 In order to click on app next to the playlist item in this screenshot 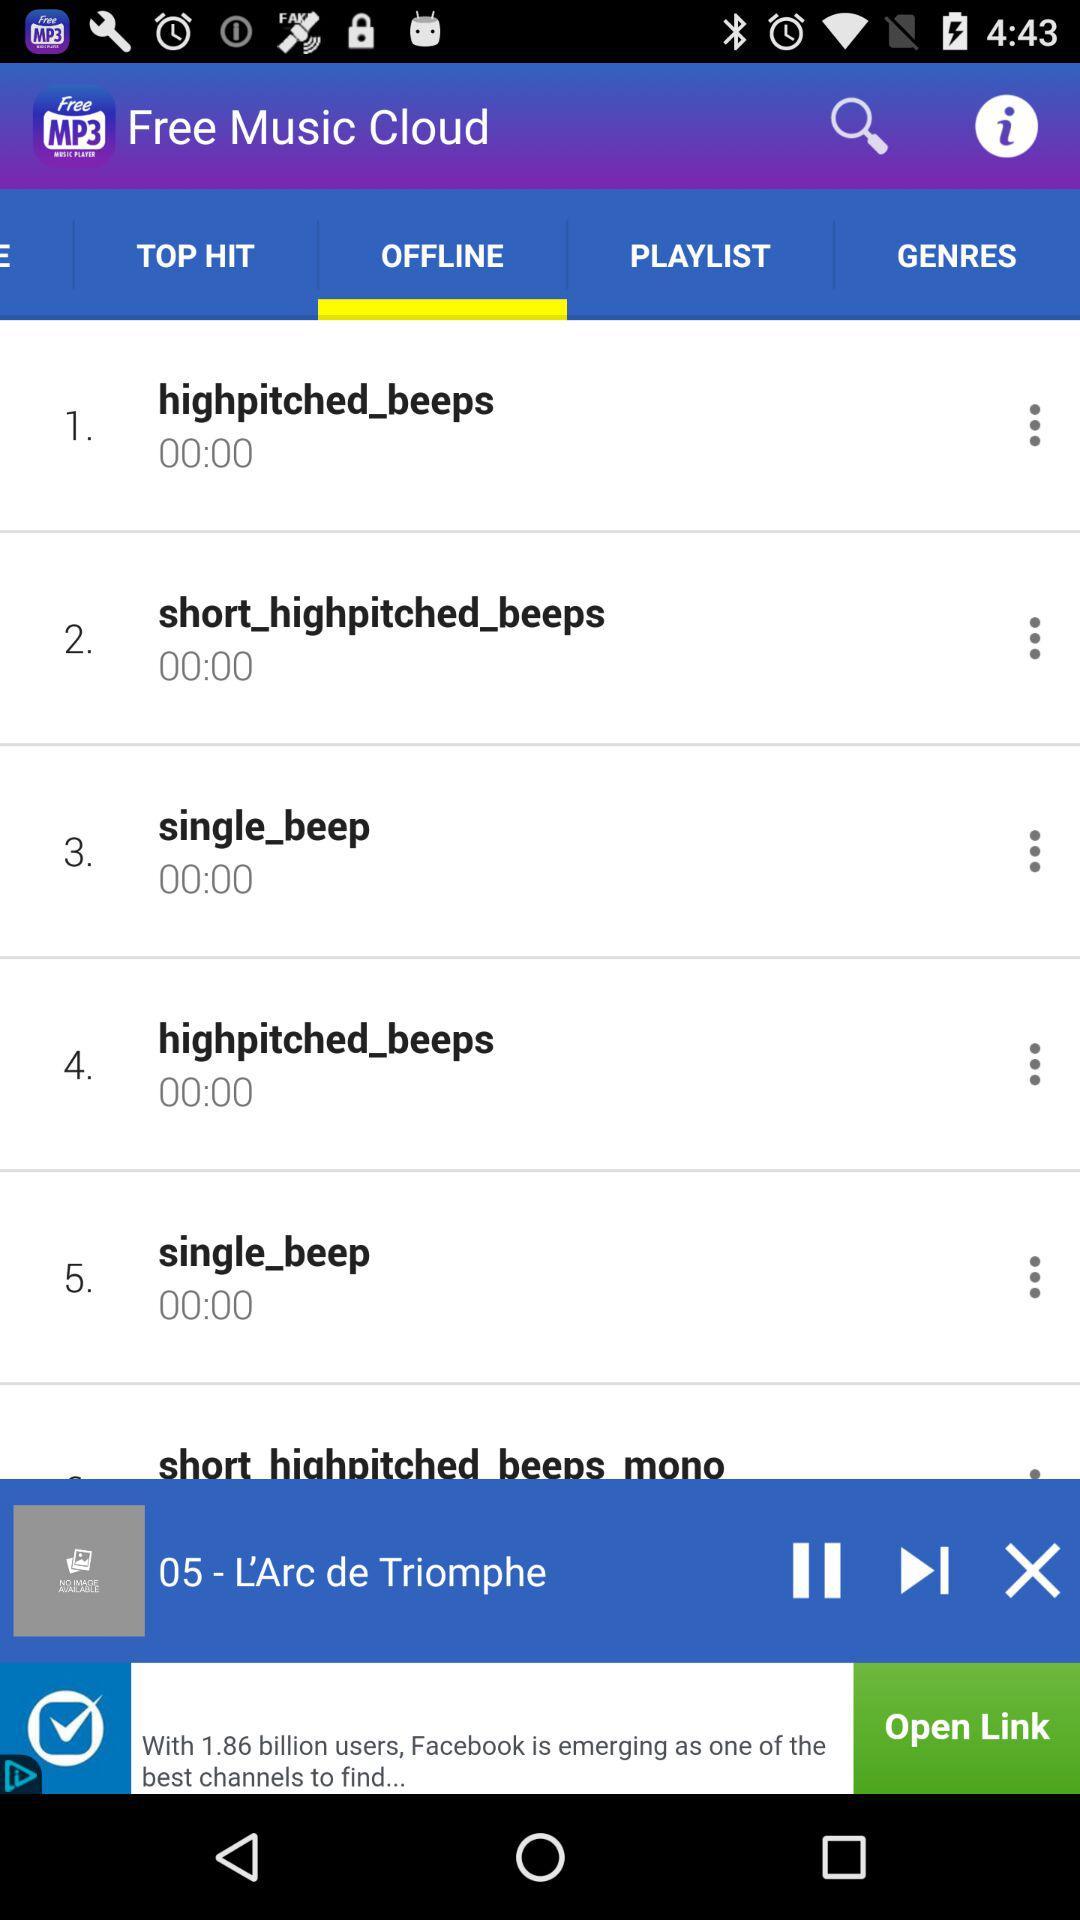, I will do `click(955, 253)`.